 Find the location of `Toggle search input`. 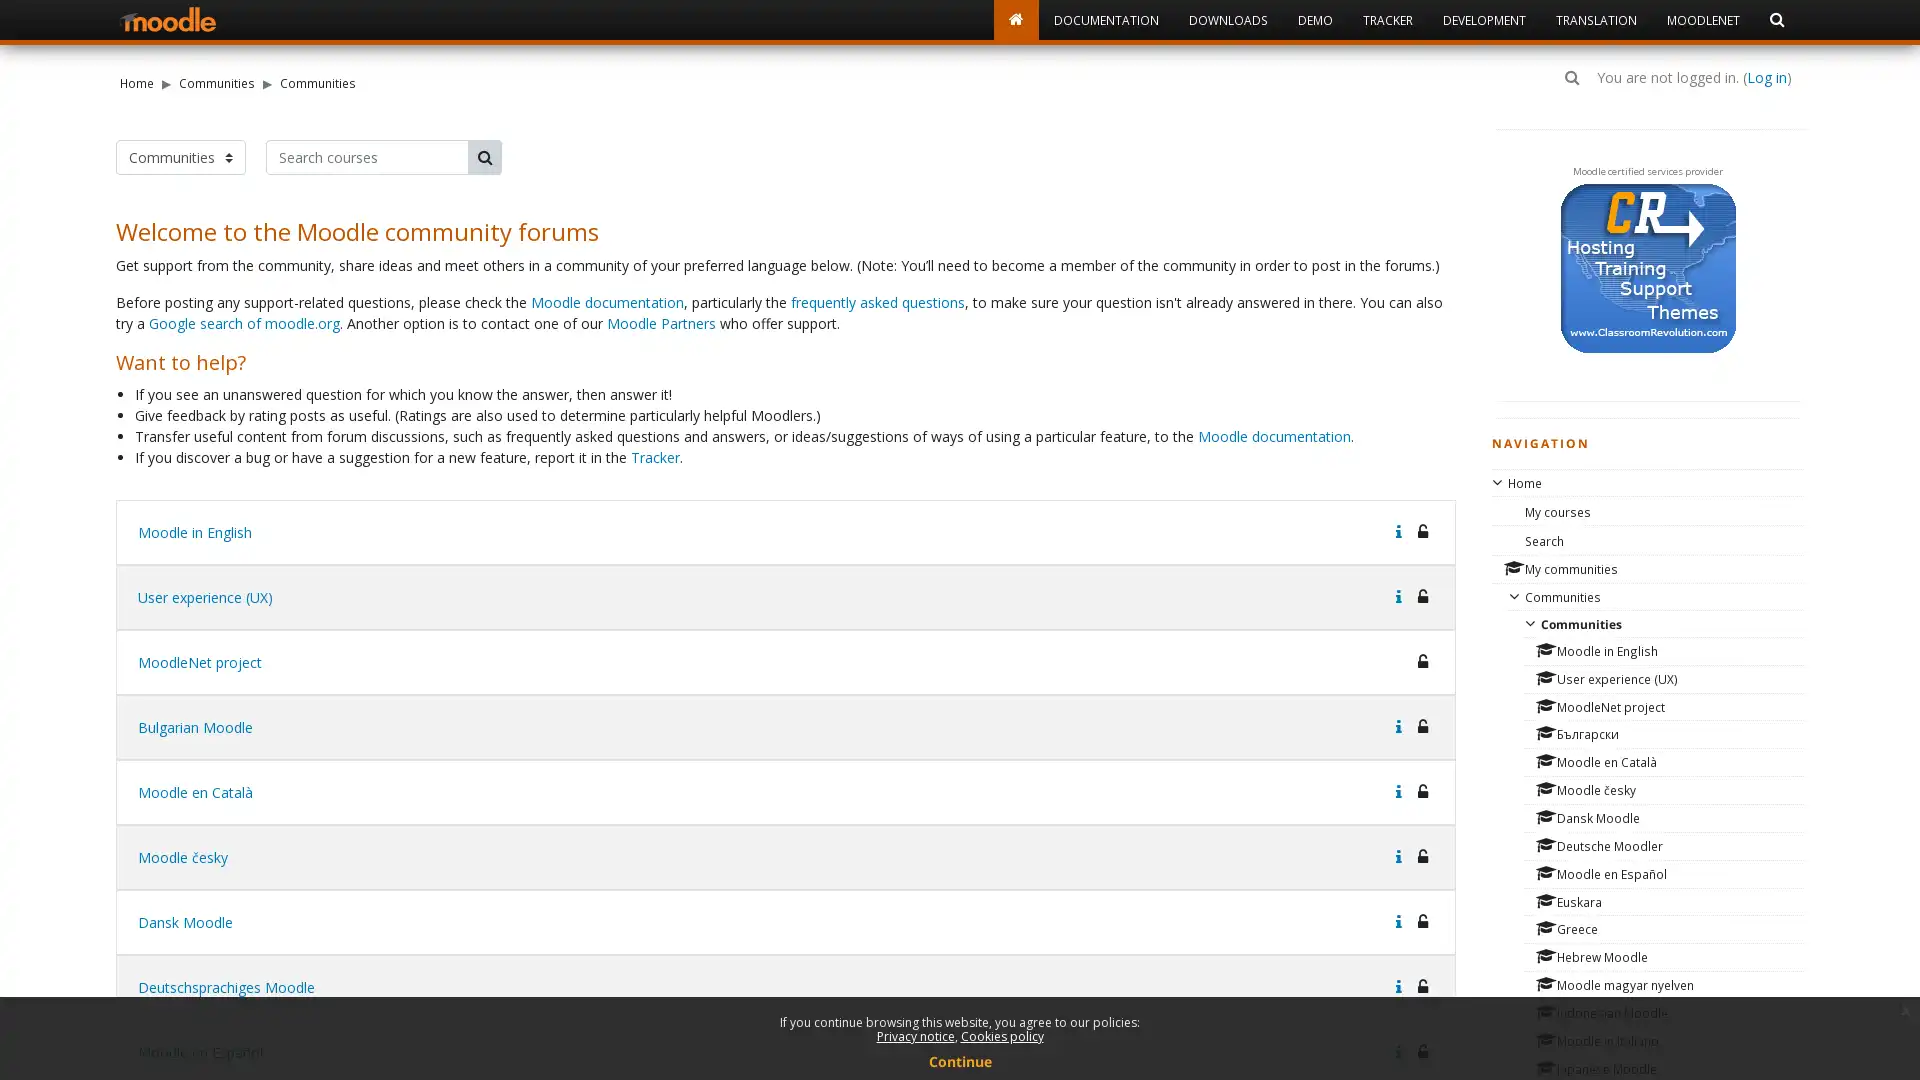

Toggle search input is located at coordinates (1571, 76).